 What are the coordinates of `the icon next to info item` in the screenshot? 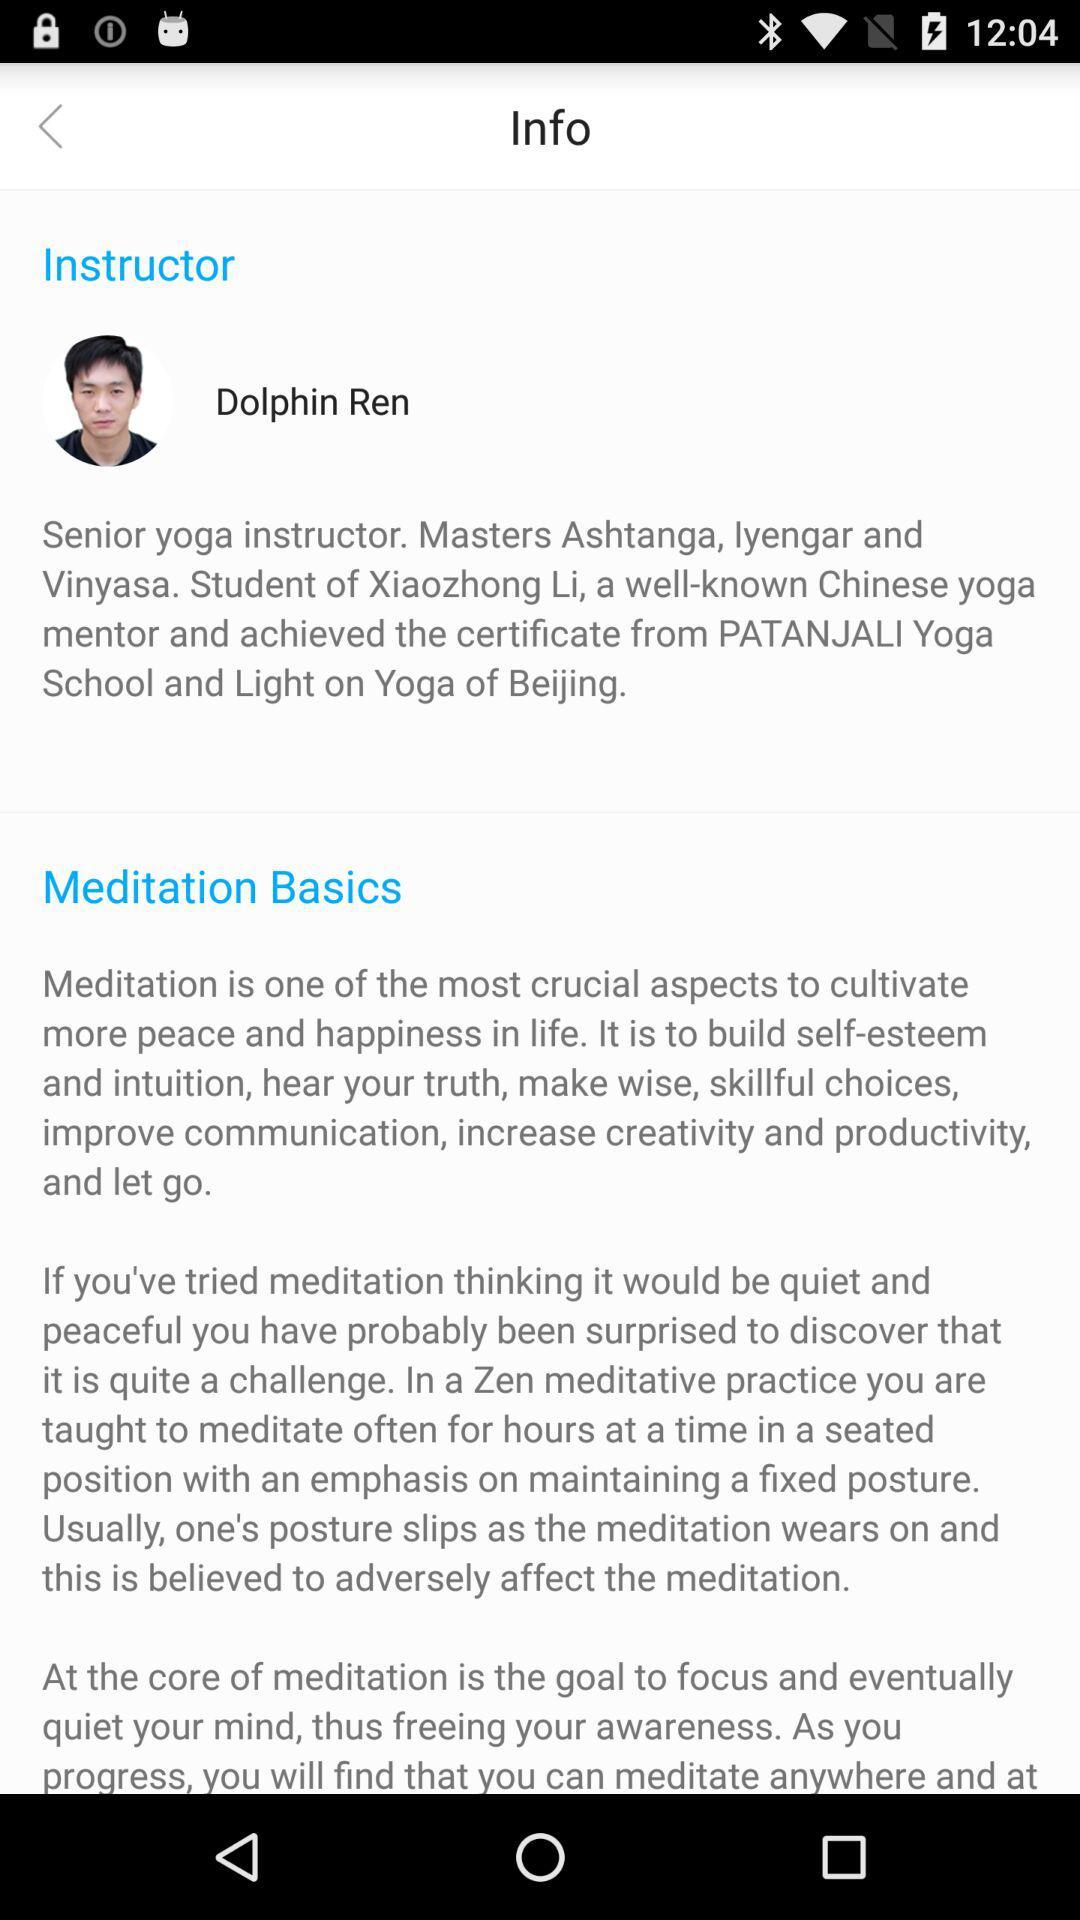 It's located at (61, 124).